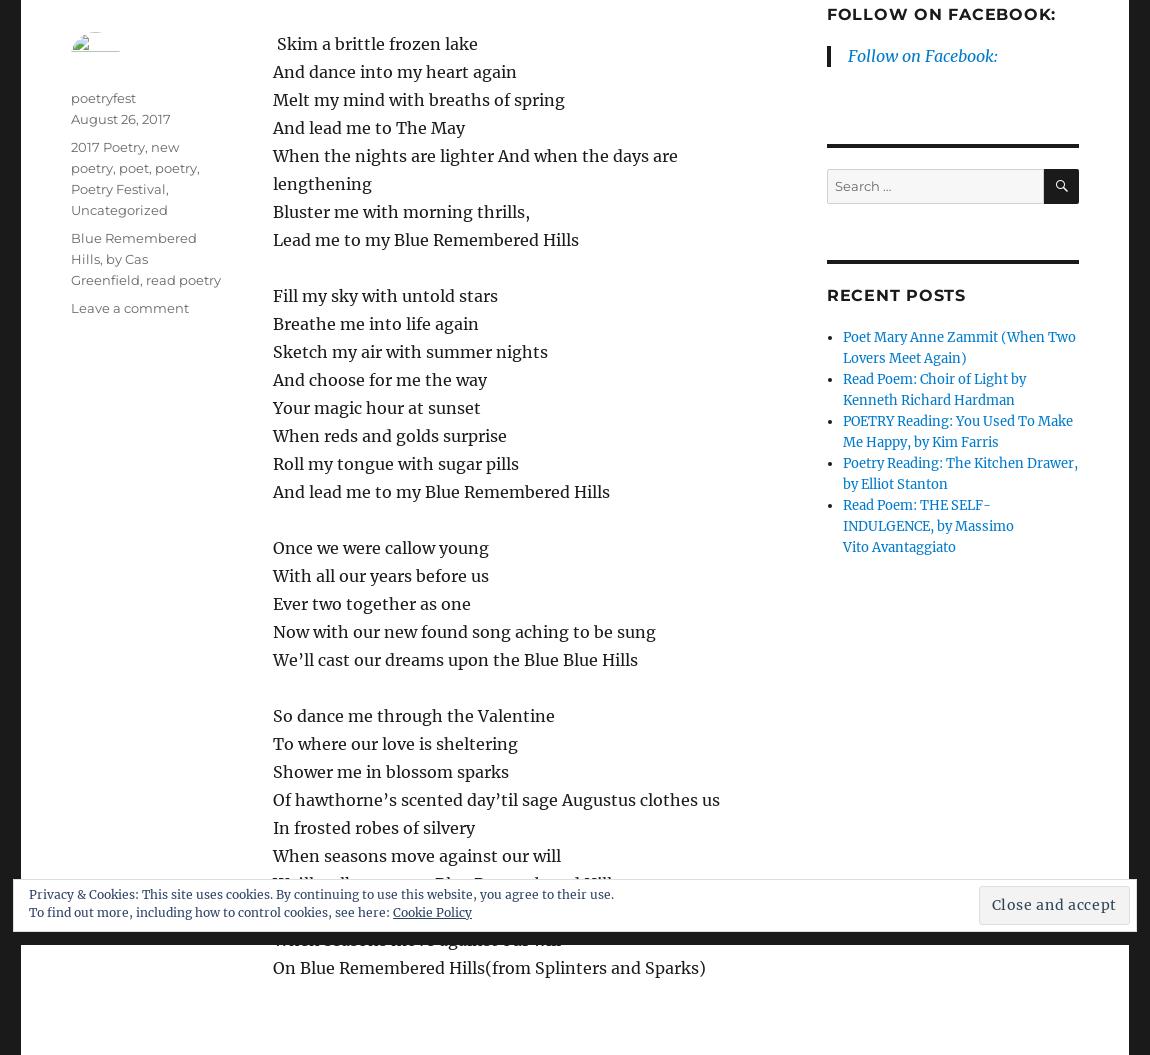 The height and width of the screenshot is (1055, 1150). Describe the element at coordinates (106, 146) in the screenshot. I see `'2017 Poetry'` at that location.